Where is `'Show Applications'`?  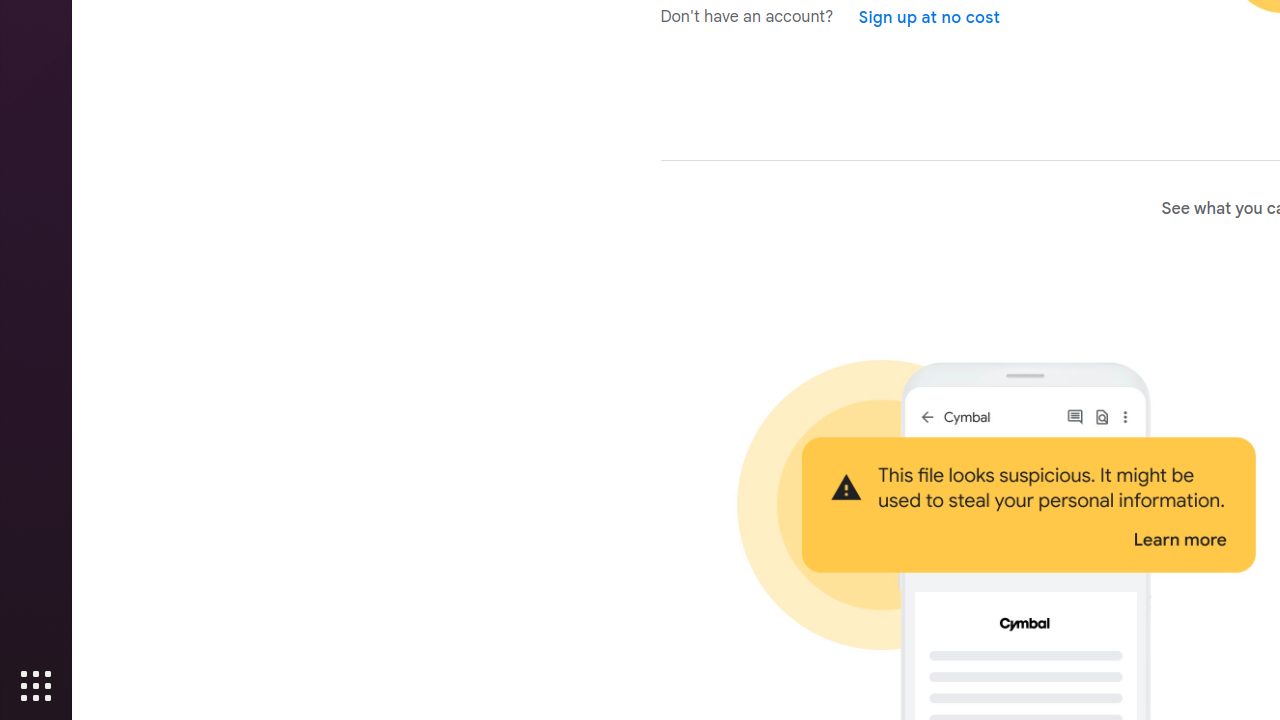
'Show Applications' is located at coordinates (35, 685).